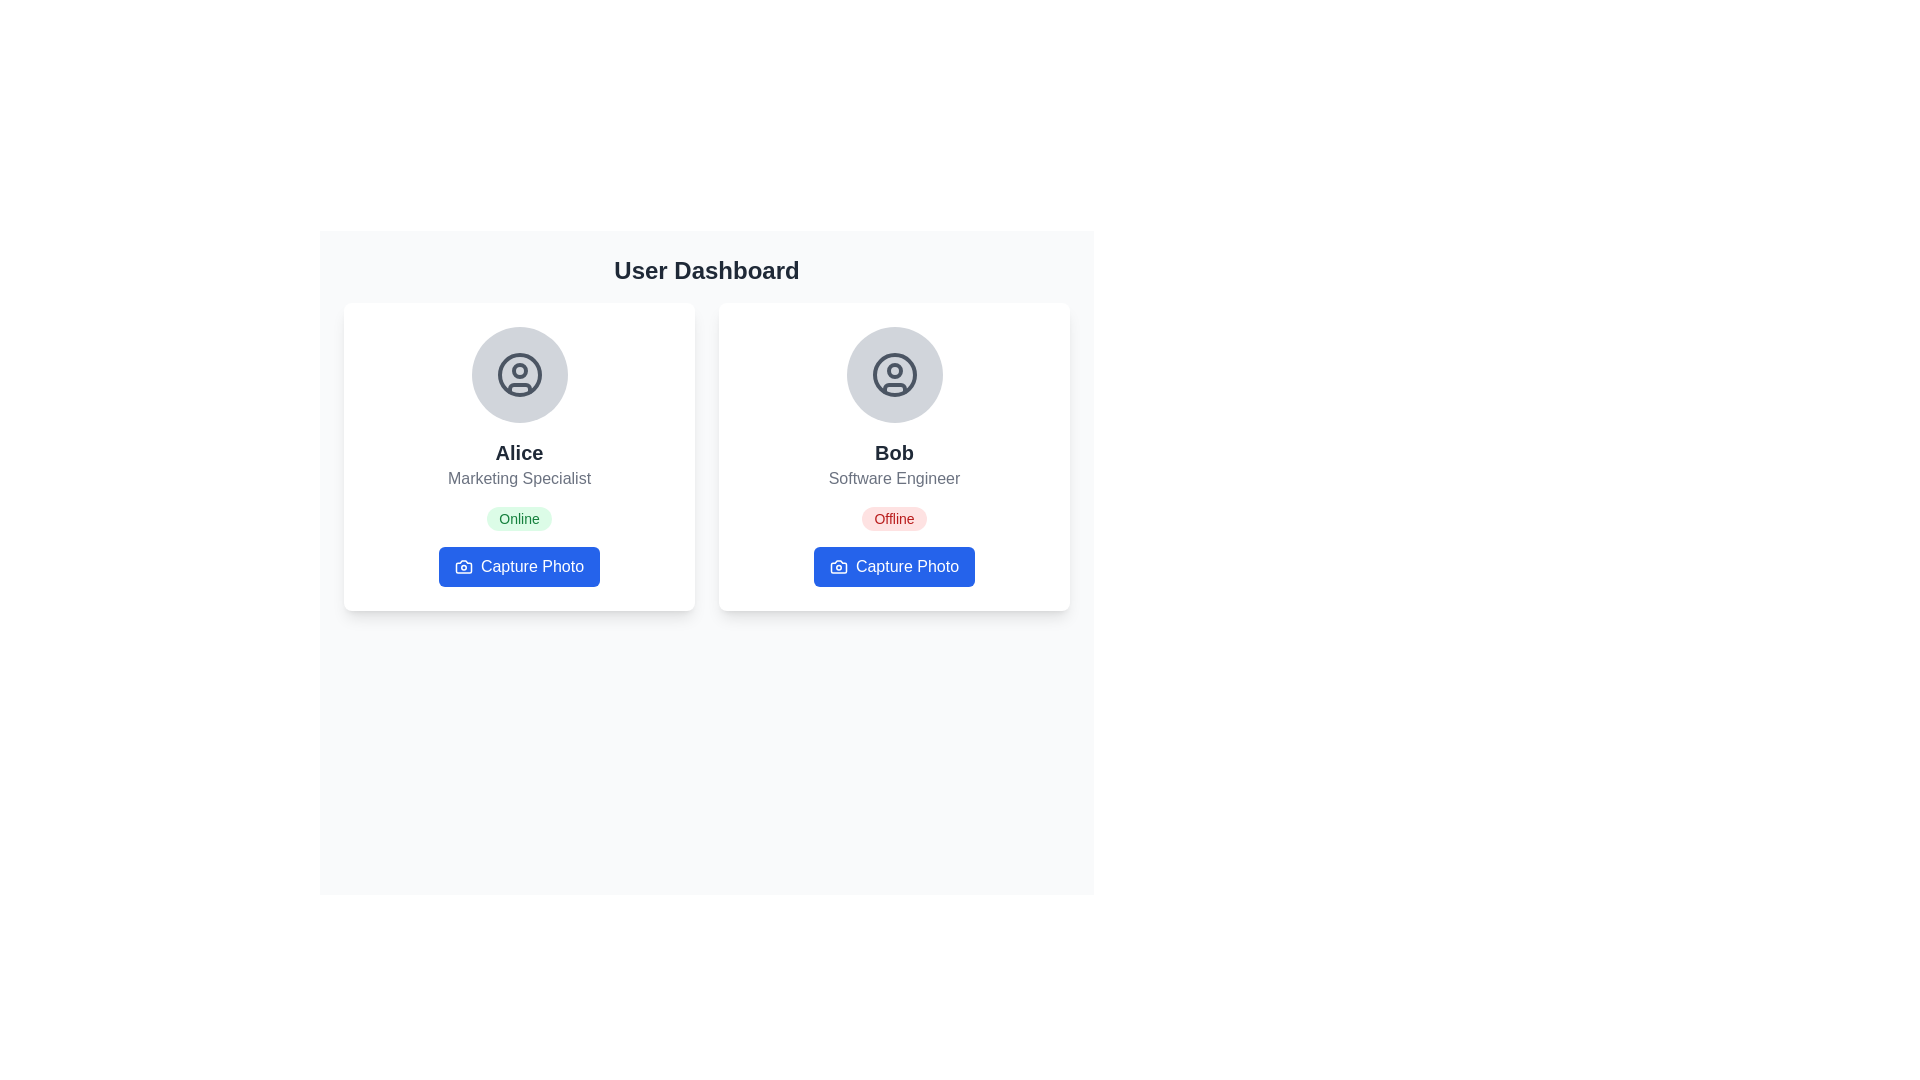 Image resolution: width=1920 pixels, height=1080 pixels. What do you see at coordinates (519, 465) in the screenshot?
I see `displayed text from the Text Label element that shows 'Alice' and 'Marketing Specialist' in a card-like structure on the left-hand side of the user dashboard` at bounding box center [519, 465].